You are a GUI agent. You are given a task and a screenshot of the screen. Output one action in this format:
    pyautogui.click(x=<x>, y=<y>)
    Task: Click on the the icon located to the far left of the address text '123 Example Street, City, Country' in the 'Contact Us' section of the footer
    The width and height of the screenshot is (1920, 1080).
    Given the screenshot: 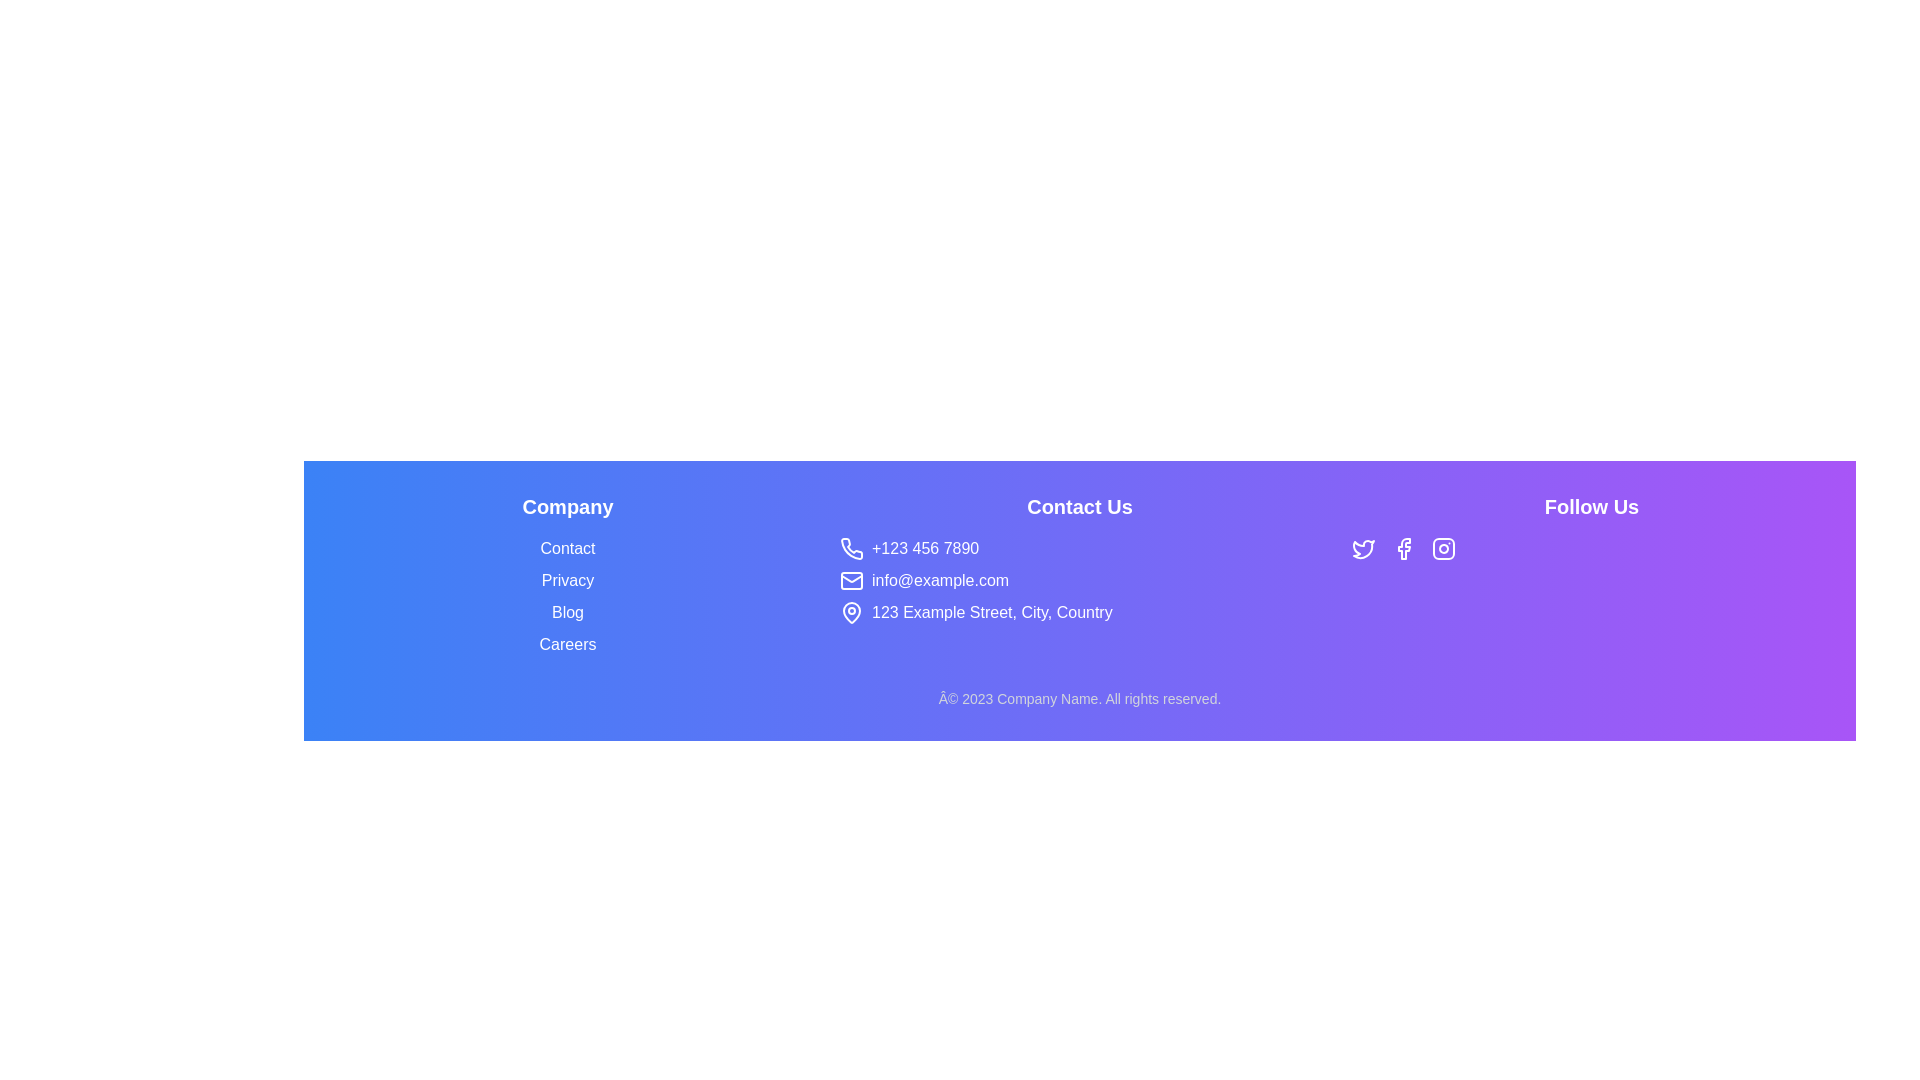 What is the action you would take?
    pyautogui.click(x=851, y=612)
    